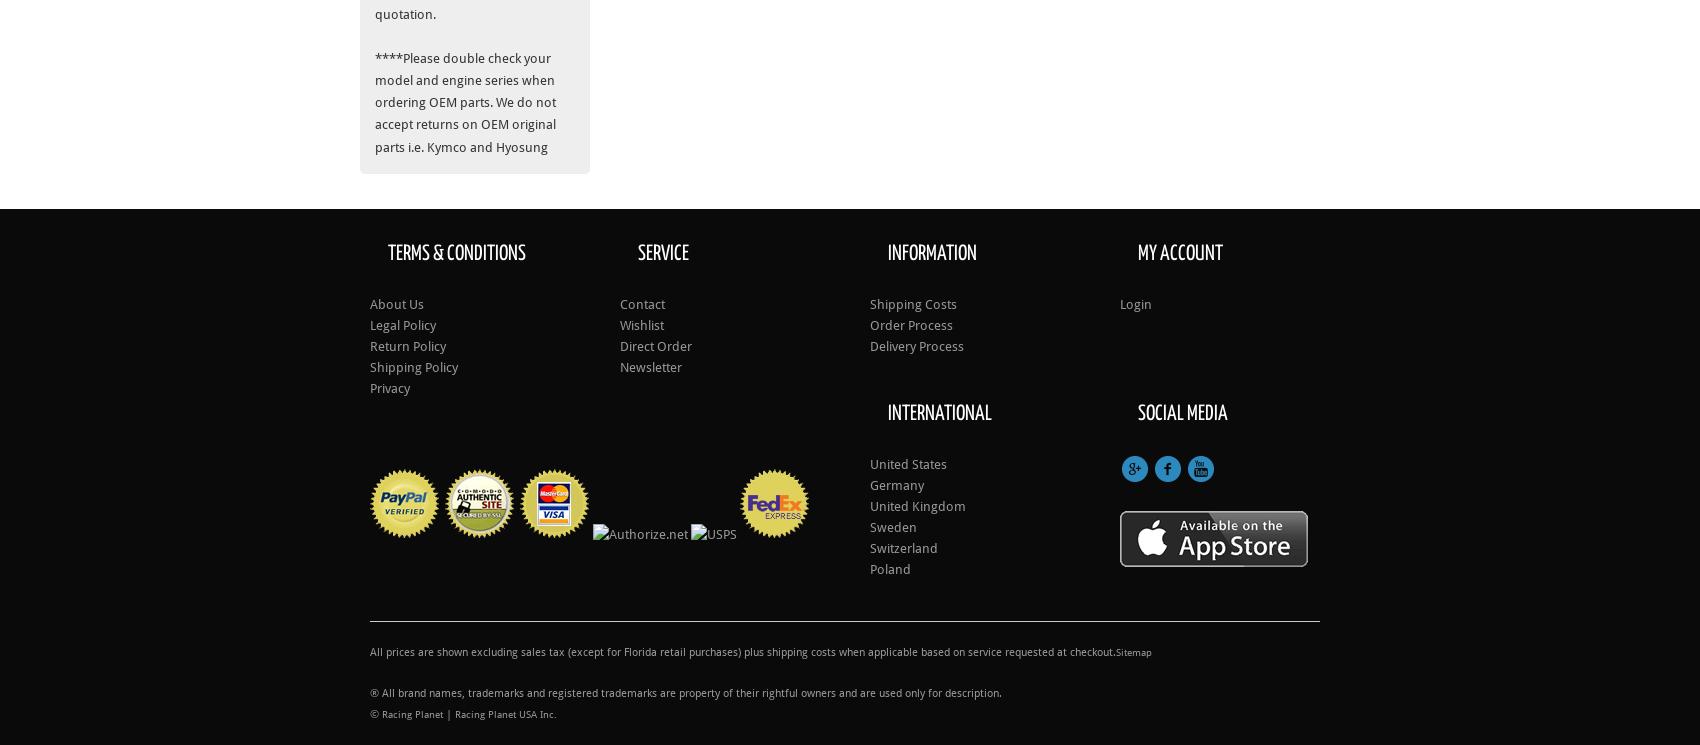  Describe the element at coordinates (618, 345) in the screenshot. I see `'Direct Order'` at that location.